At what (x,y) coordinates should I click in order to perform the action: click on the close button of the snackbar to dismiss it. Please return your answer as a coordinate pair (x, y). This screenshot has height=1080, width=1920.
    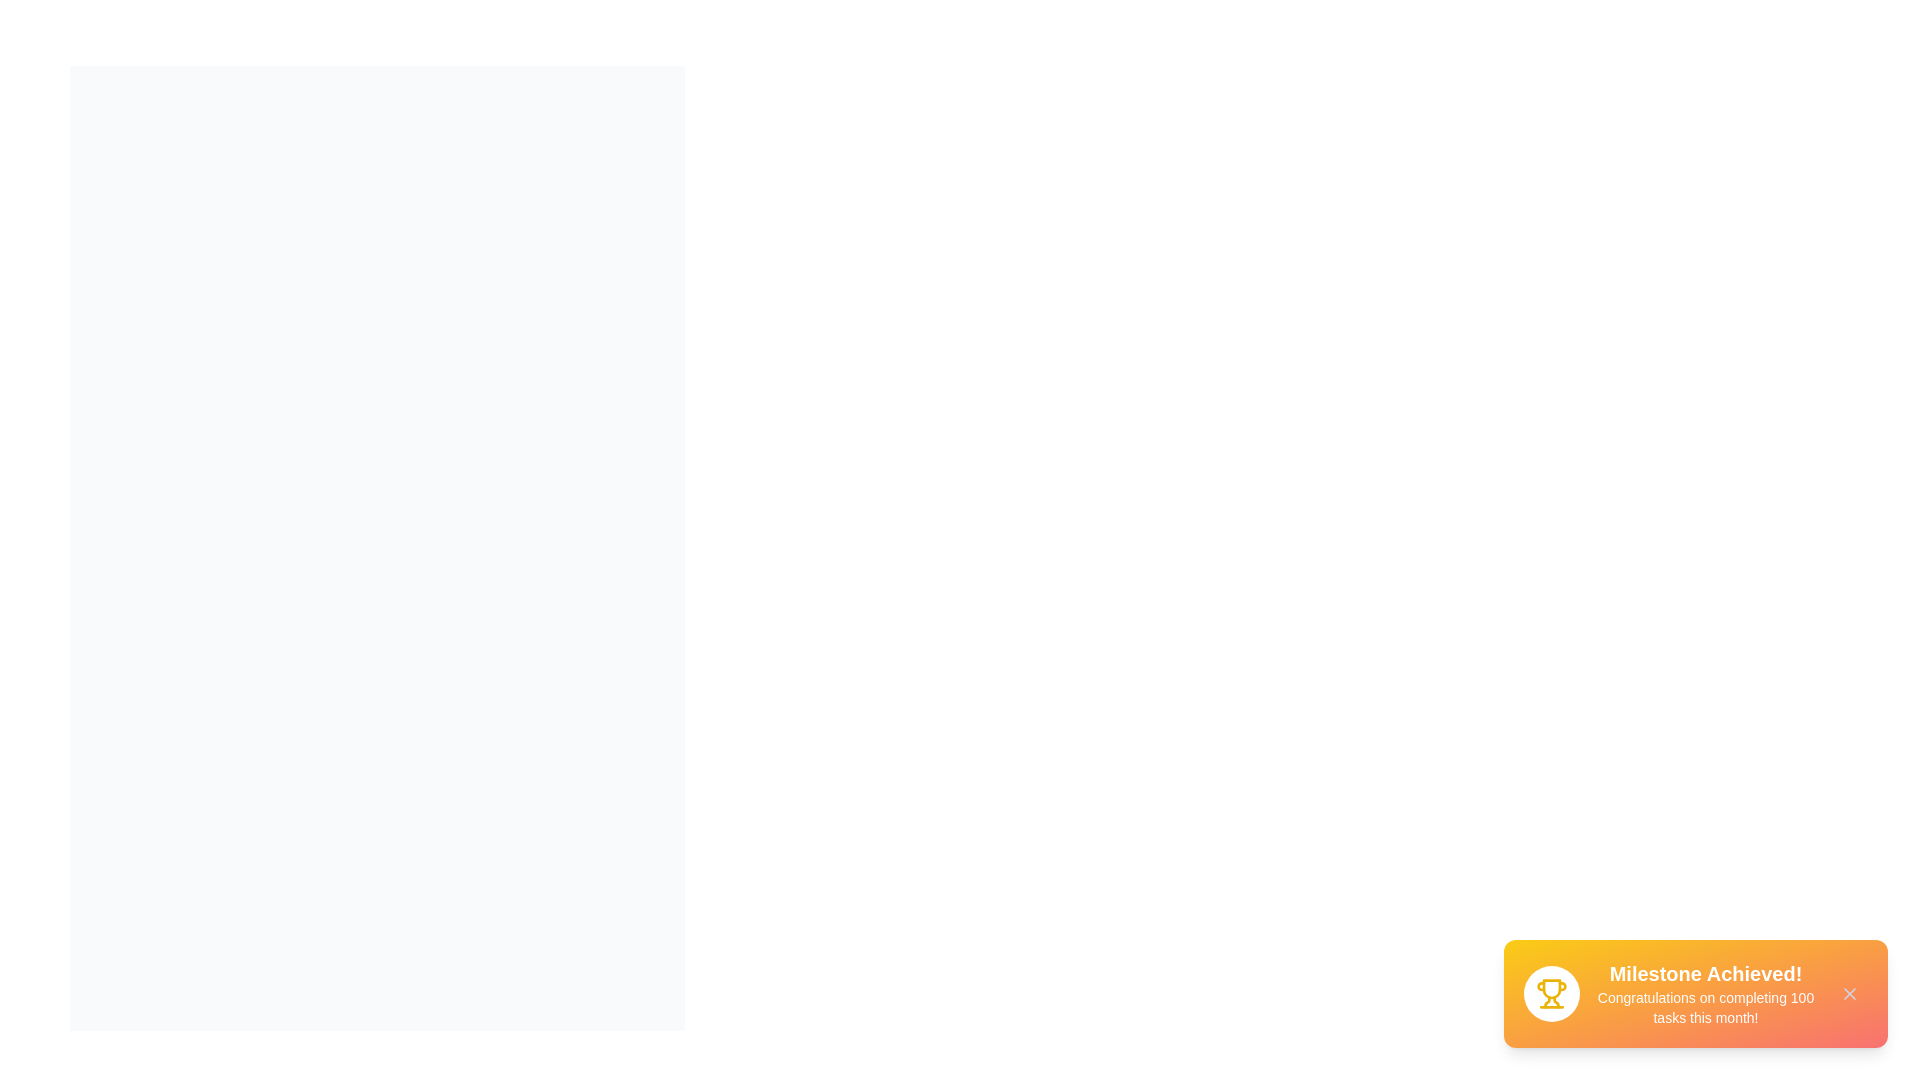
    Looking at the image, I should click on (1848, 994).